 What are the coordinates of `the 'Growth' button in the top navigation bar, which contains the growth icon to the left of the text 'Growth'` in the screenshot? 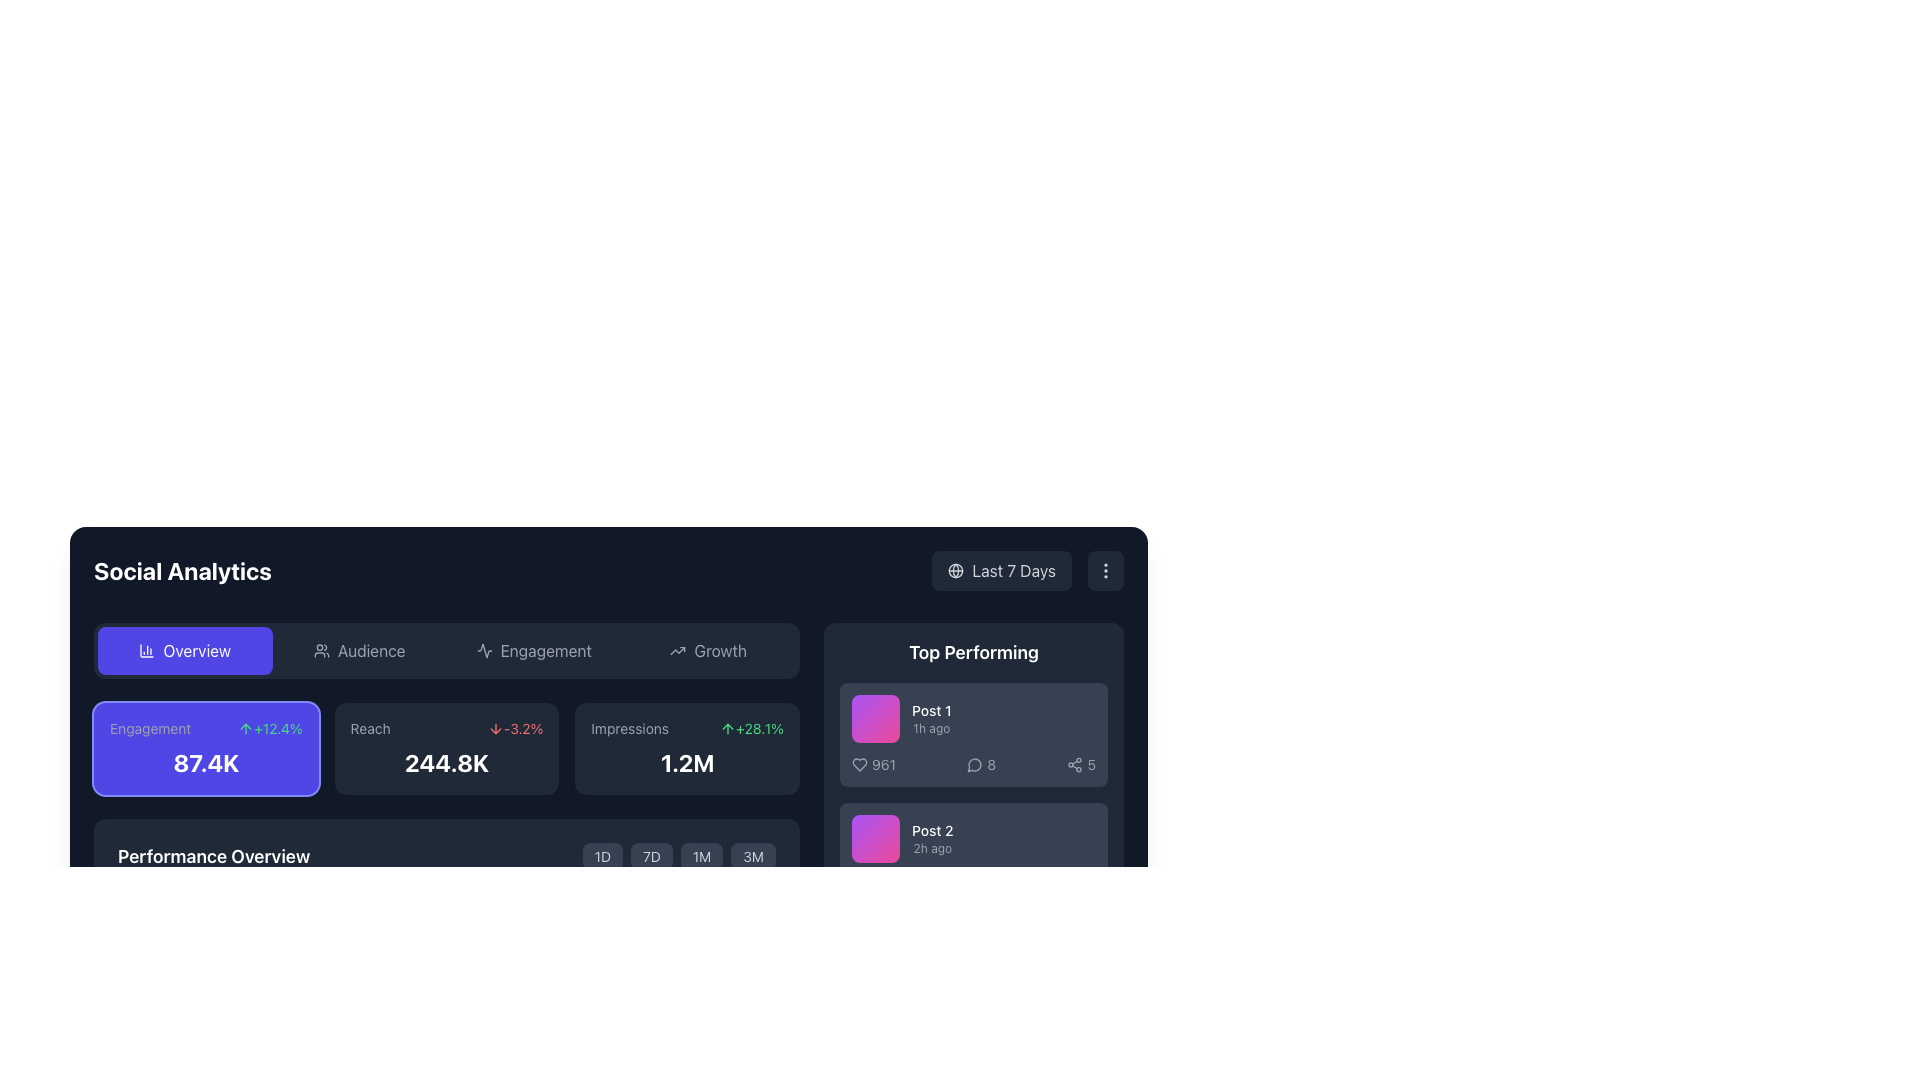 It's located at (678, 651).